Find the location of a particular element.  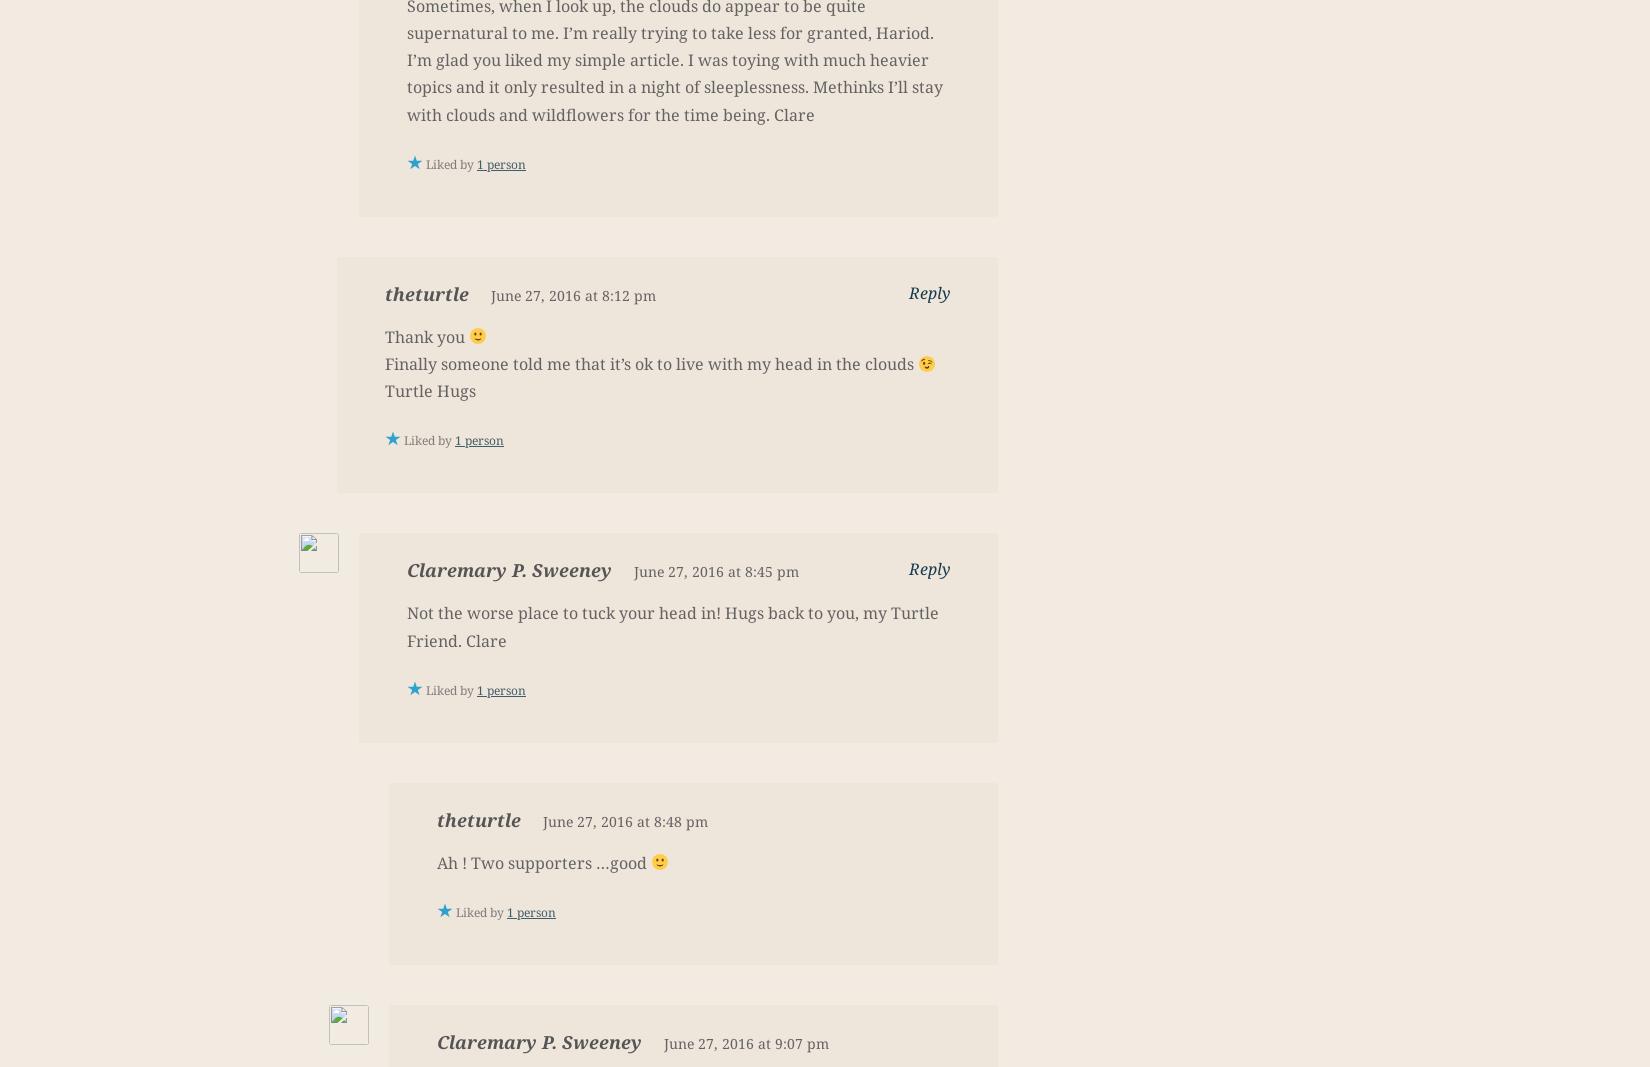

'June 27, 2016 at 8:45 pm' is located at coordinates (632, 571).